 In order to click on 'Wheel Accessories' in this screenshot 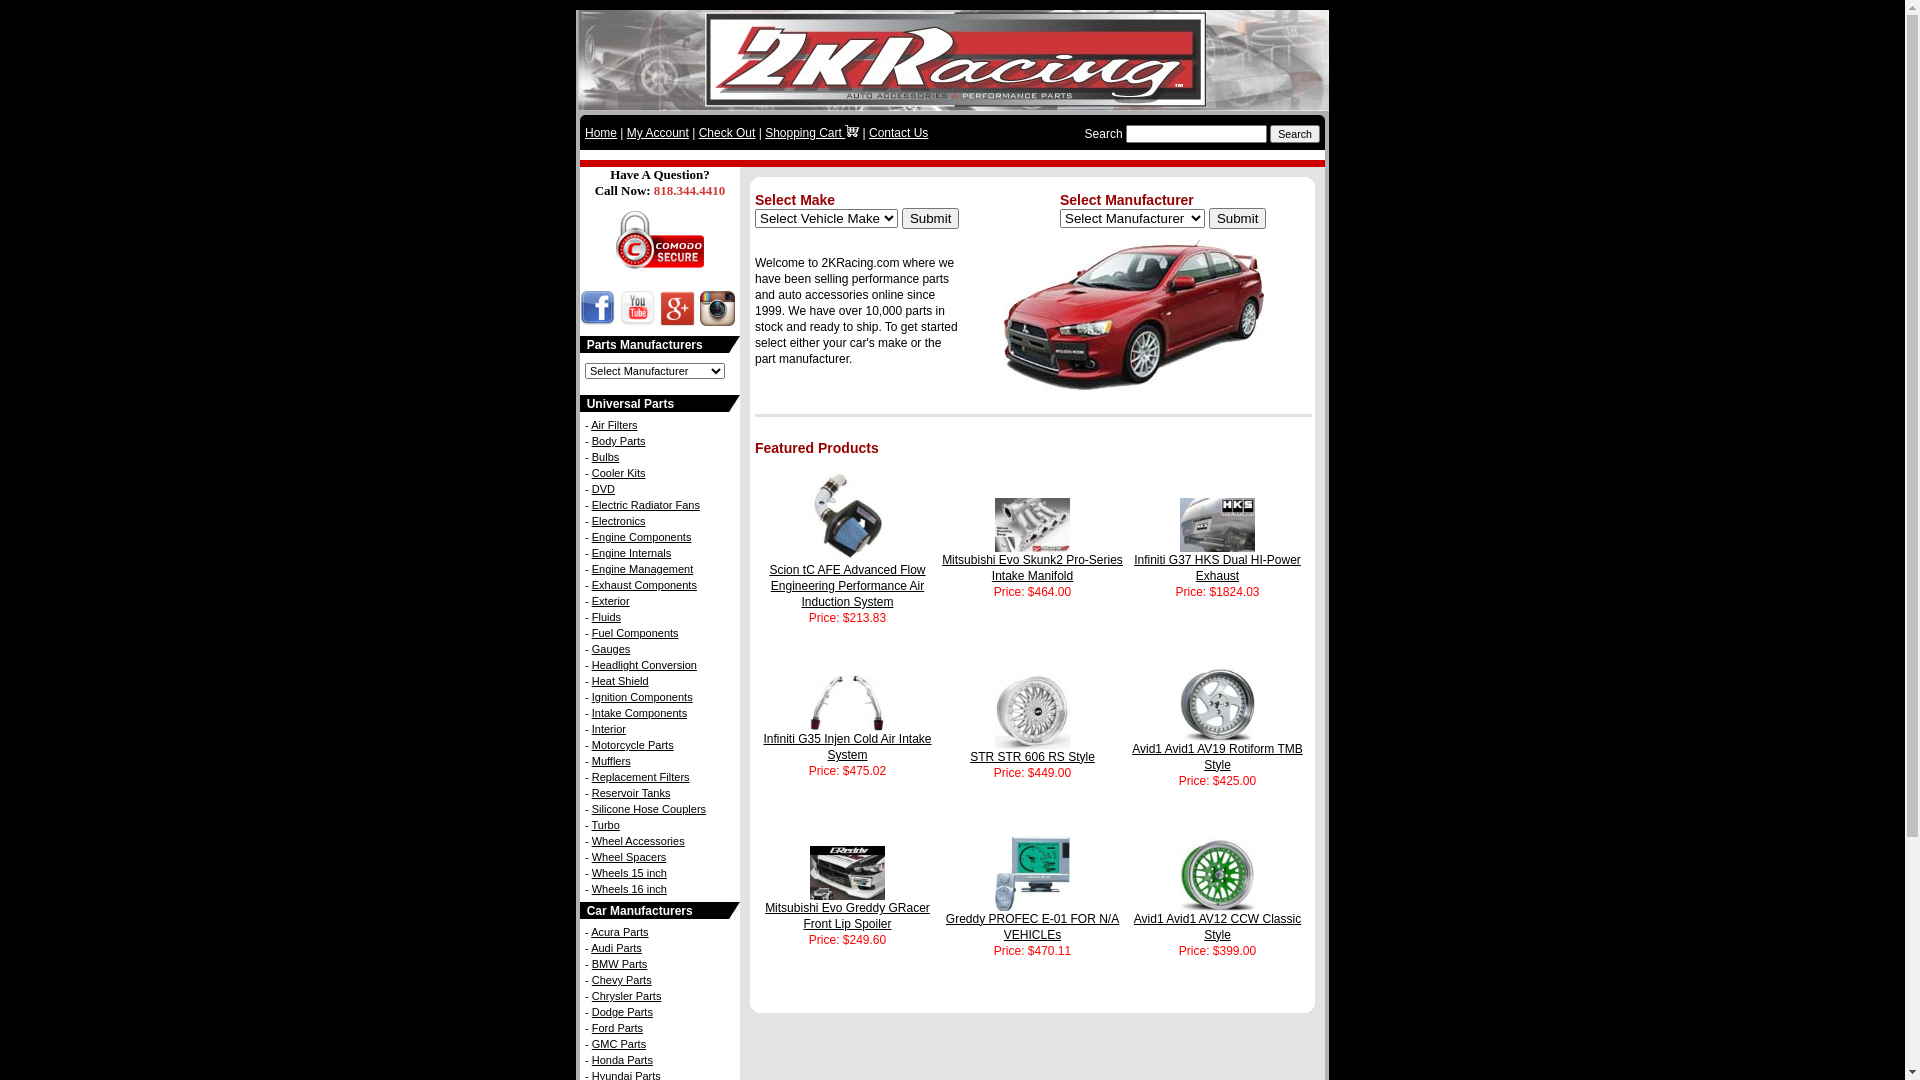, I will do `click(637, 840)`.